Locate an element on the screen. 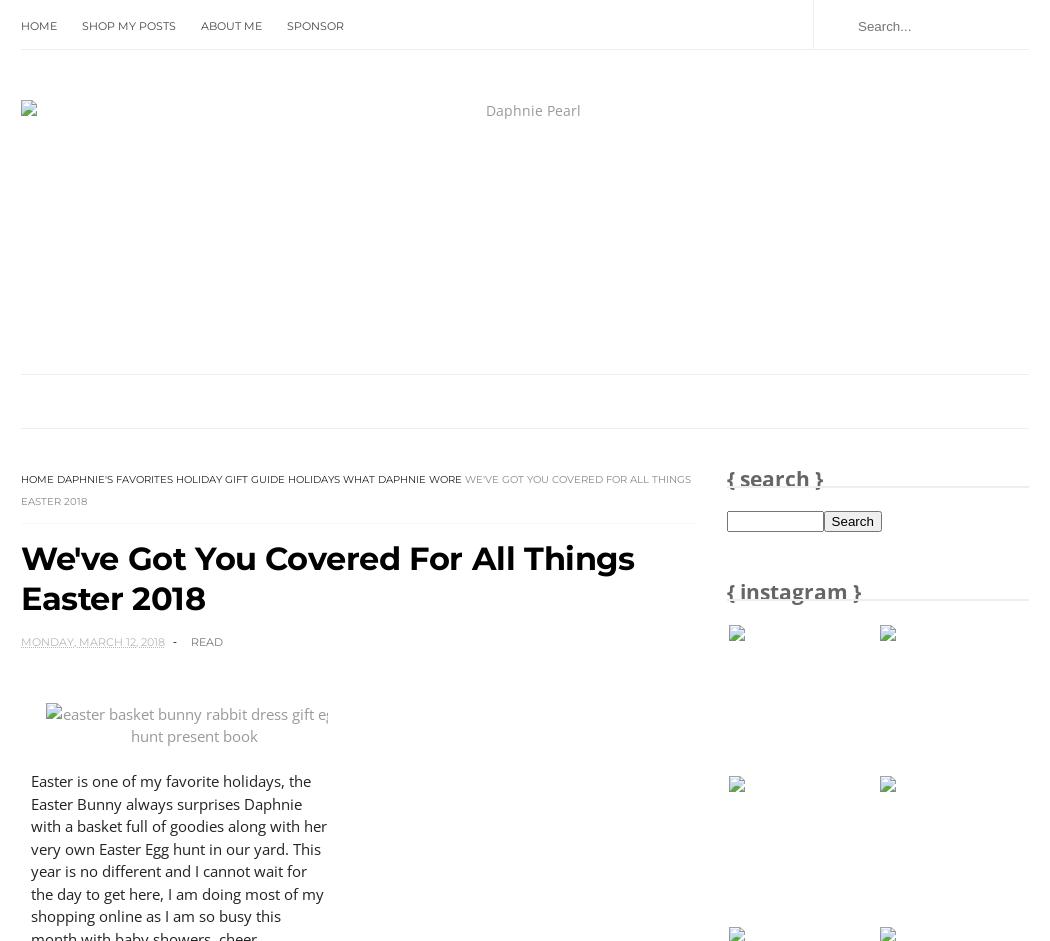 Image resolution: width=1050 pixels, height=941 pixels. 'What Daphnie Wore' is located at coordinates (402, 477).